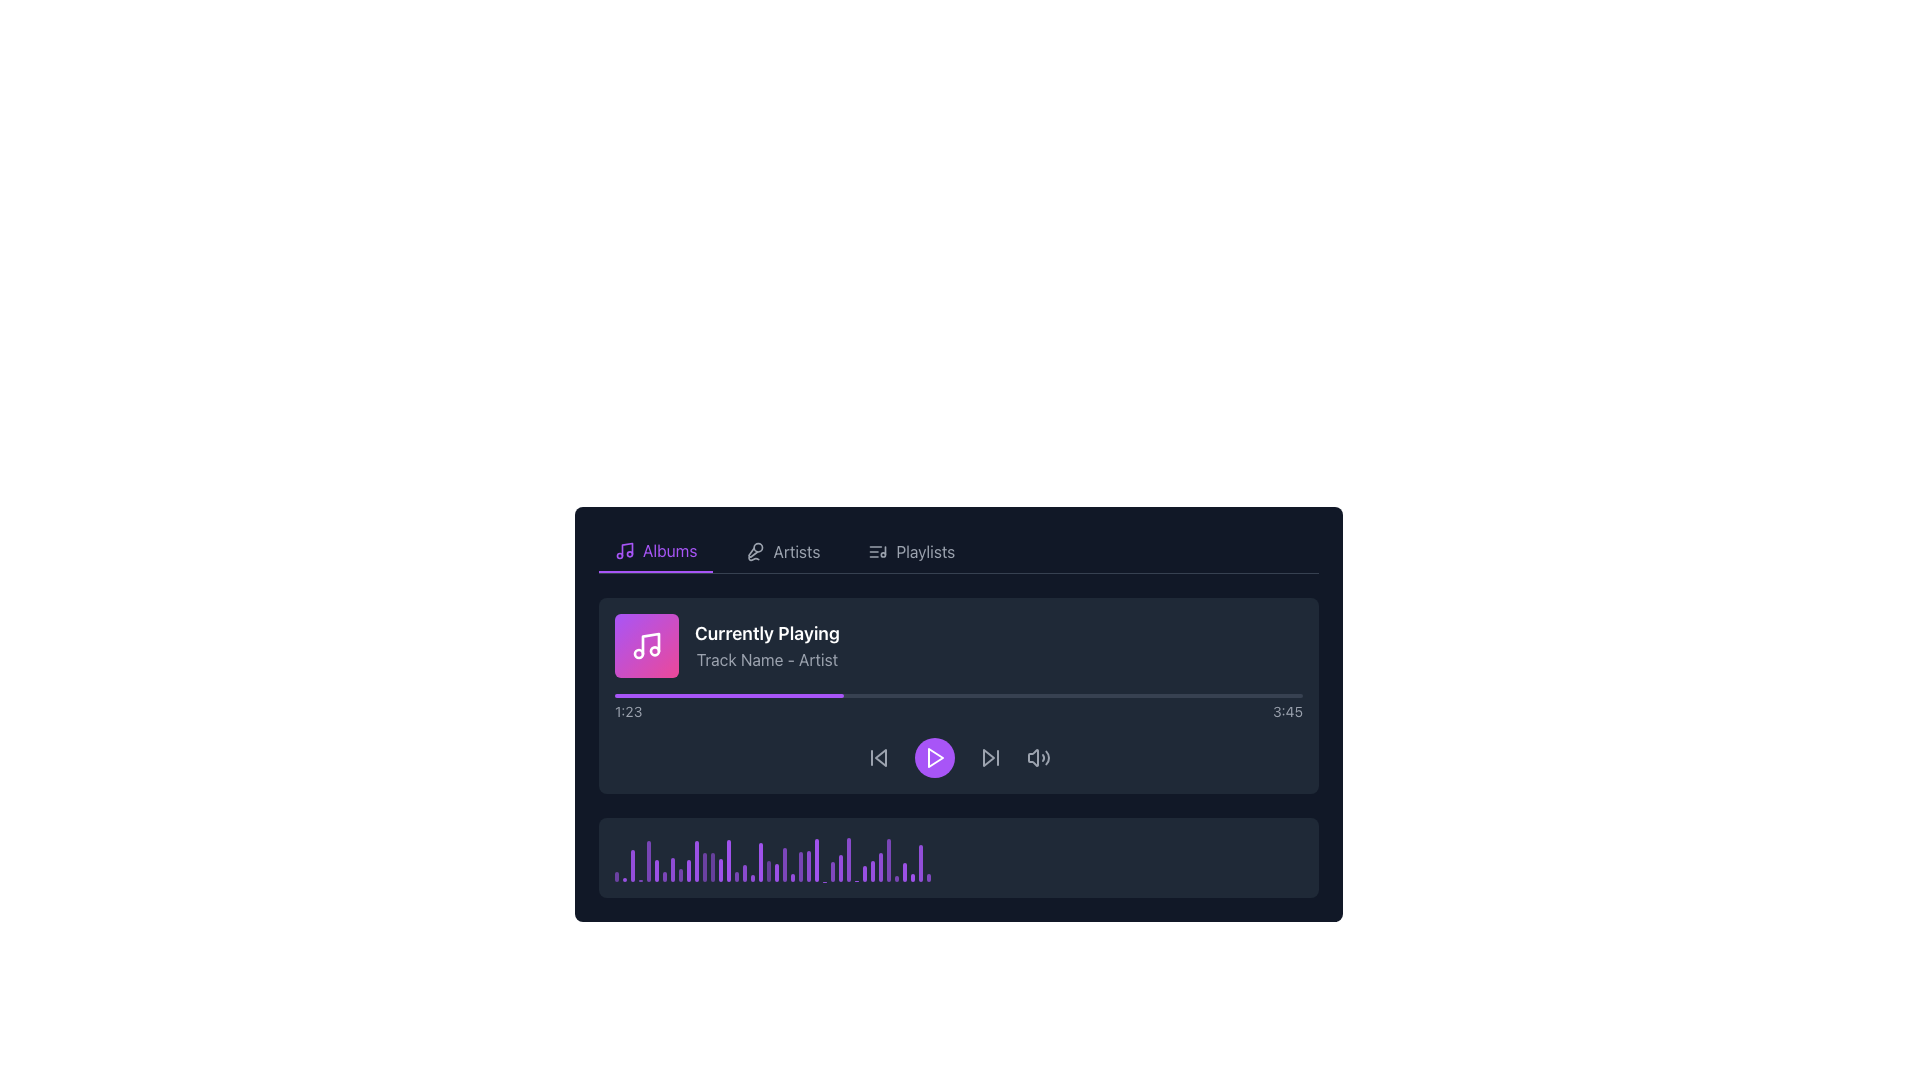 The image size is (1920, 1080). What do you see at coordinates (809, 865) in the screenshot?
I see `the purple vertical progress bar segment, which is the 25th bar from the left in the audio visualization display at the bottom of the media player interface` at bounding box center [809, 865].